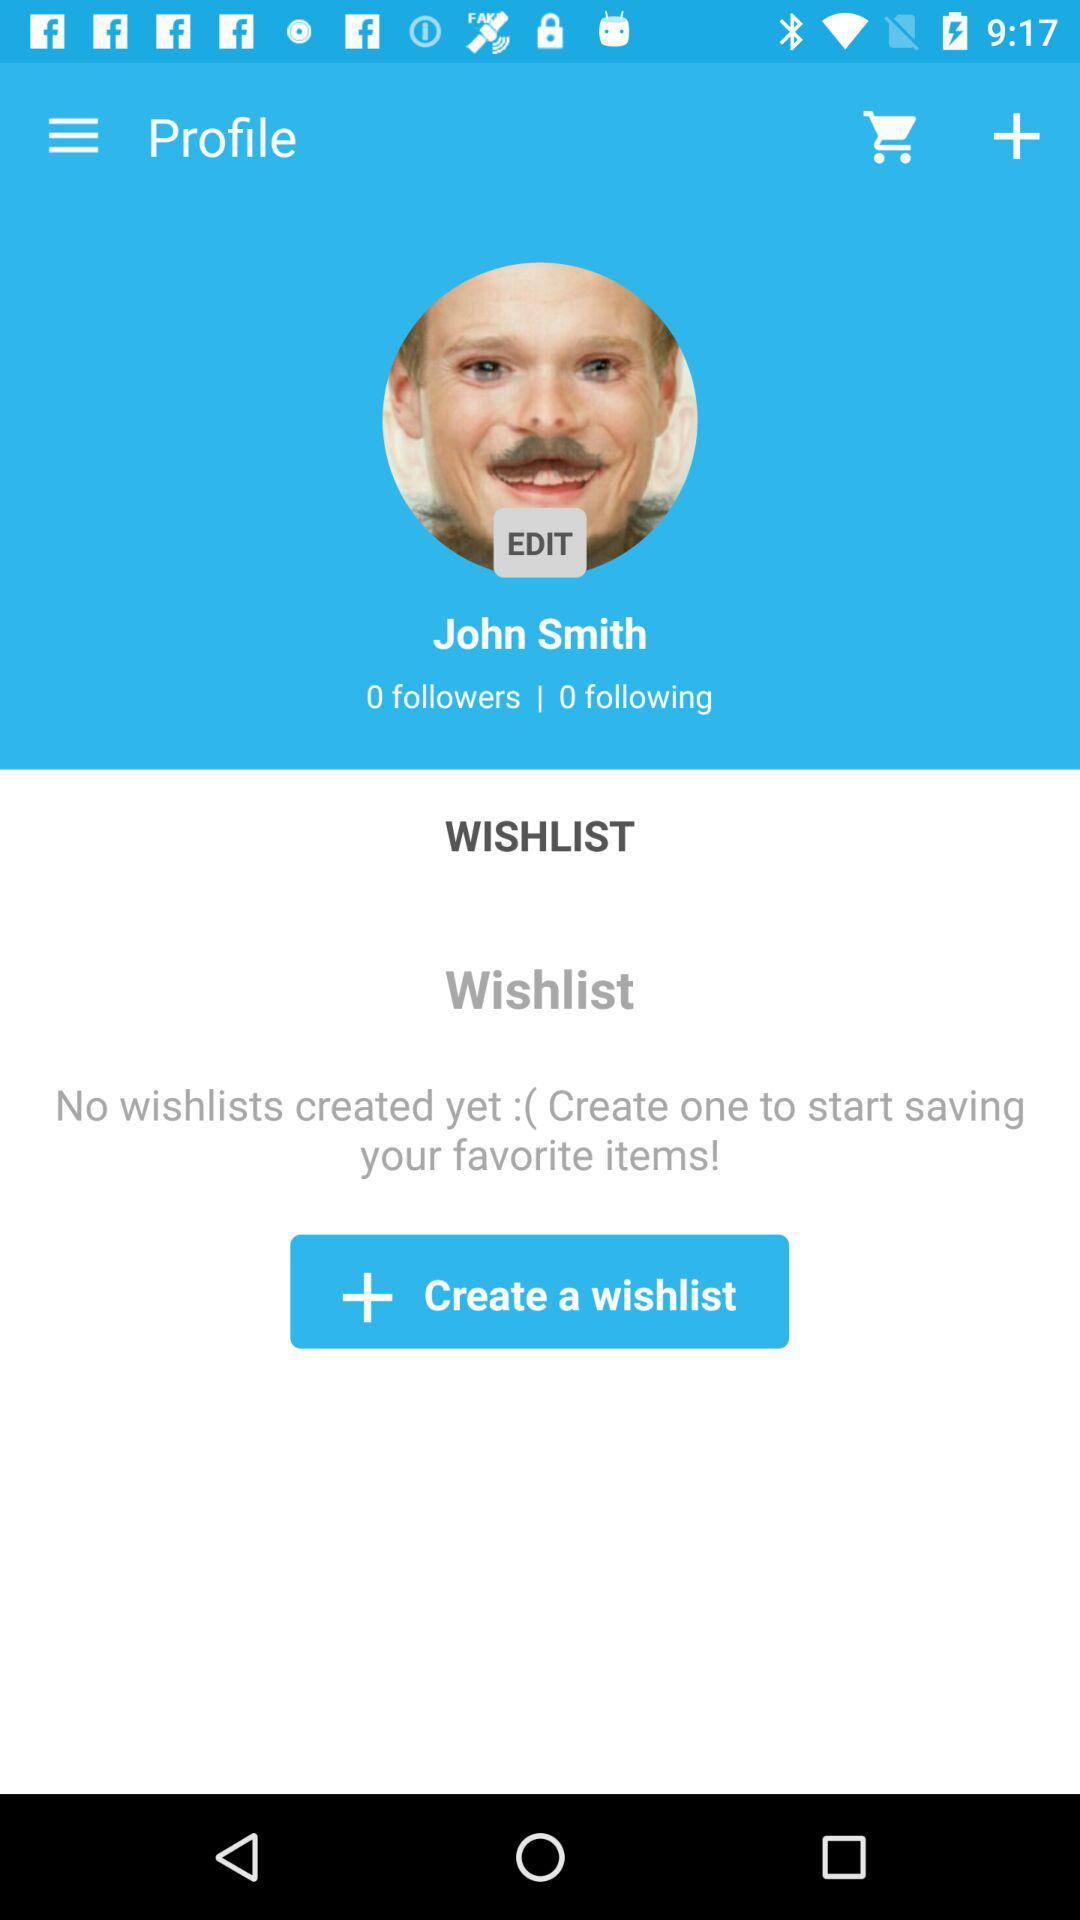 Image resolution: width=1080 pixels, height=1920 pixels. I want to click on the item next to the   |   item, so click(442, 695).